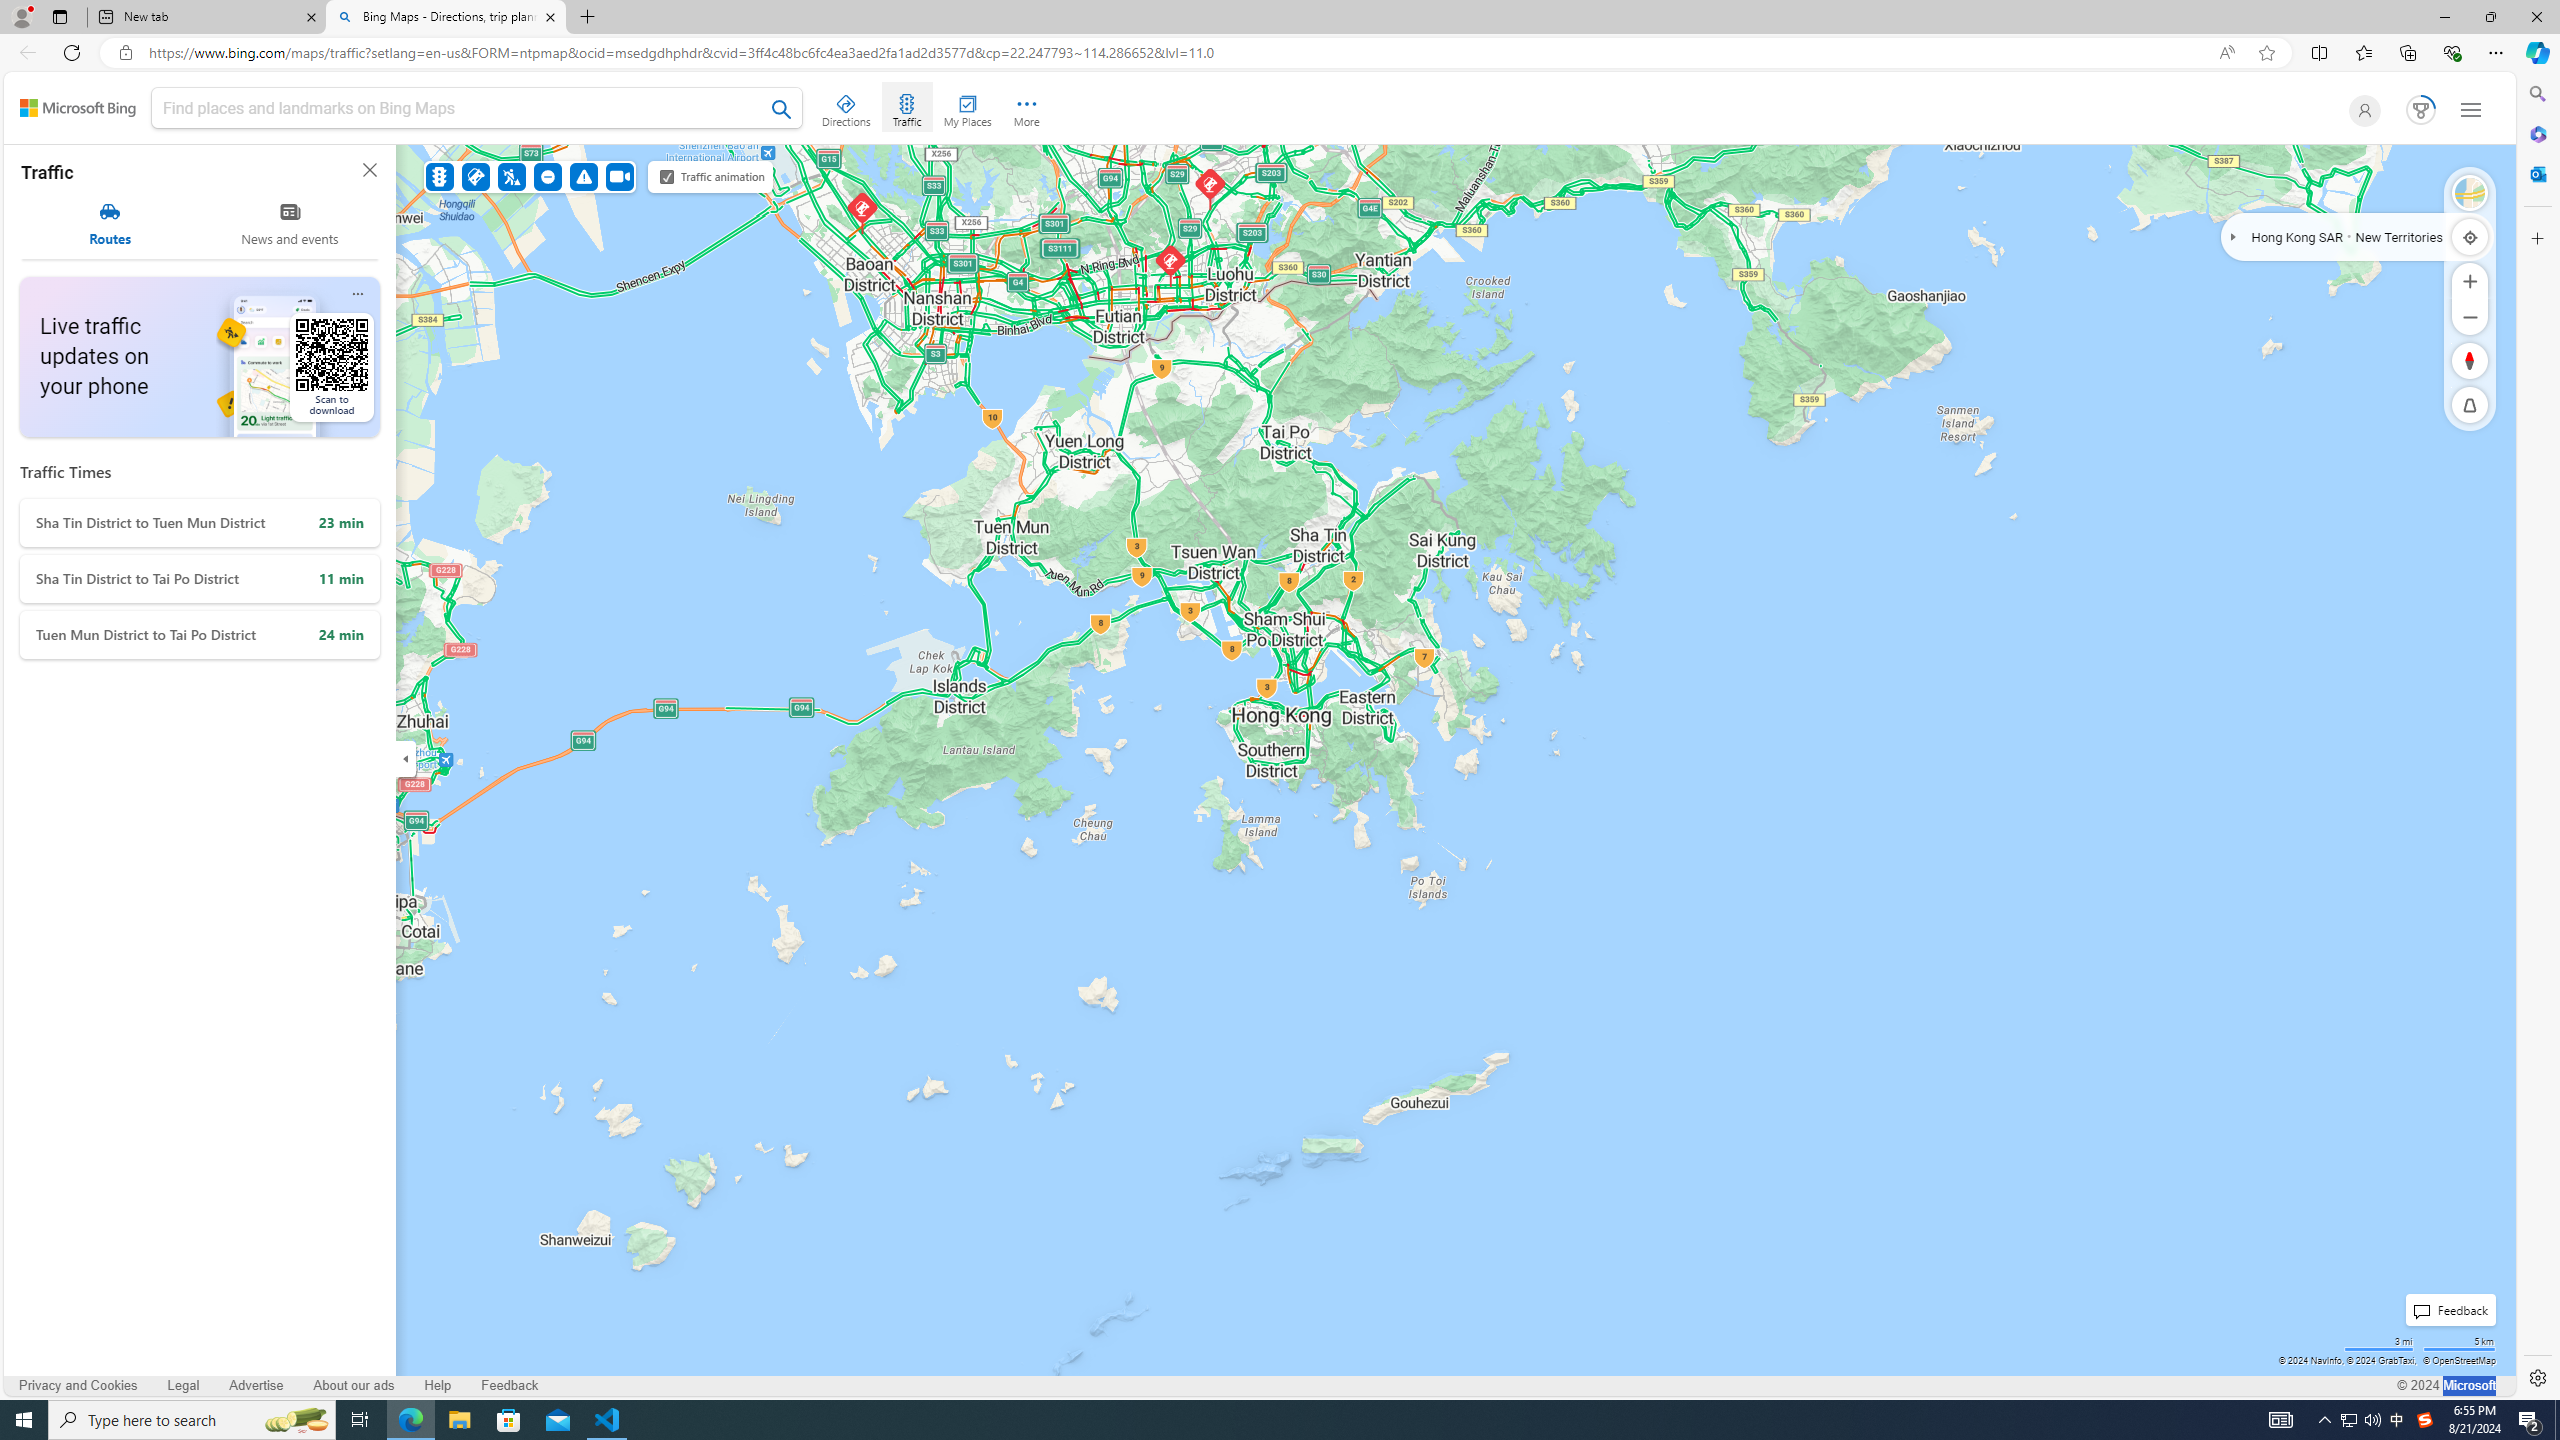 Image resolution: width=2560 pixels, height=1440 pixels. I want to click on 'Road Closures', so click(549, 176).